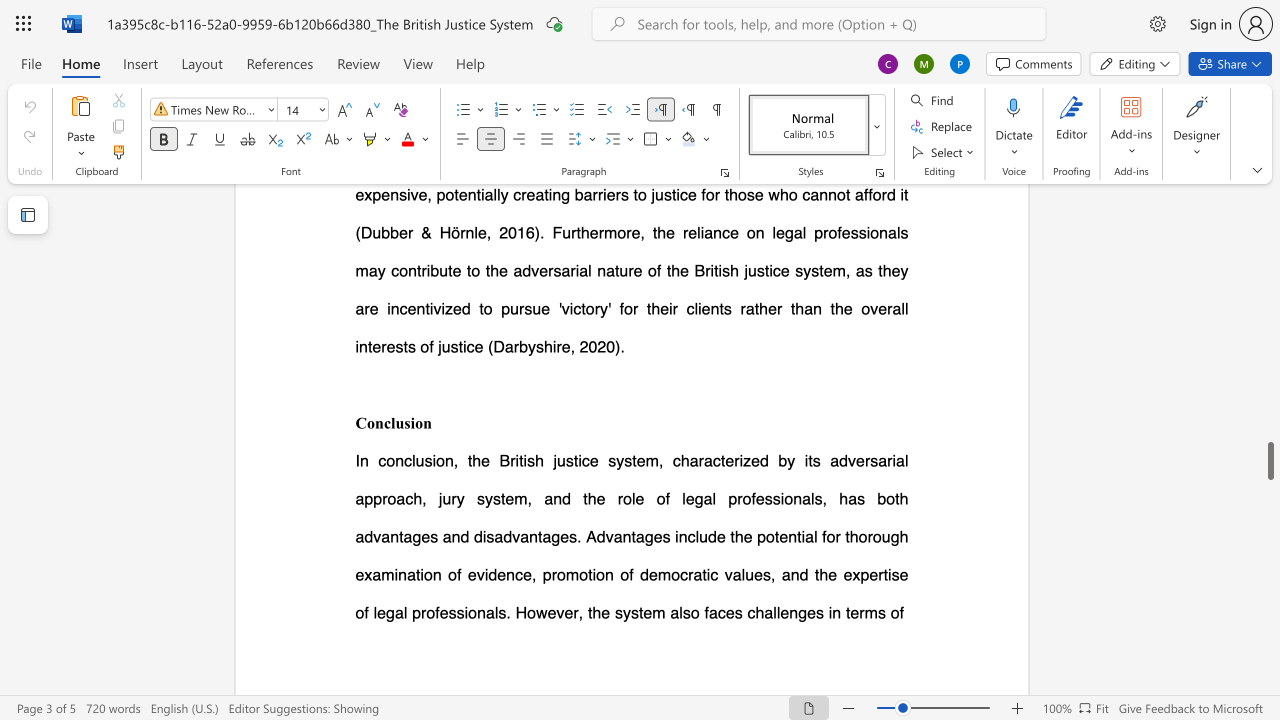 The height and width of the screenshot is (720, 1280). I want to click on the vertical scrollbar to raise the page content, so click(1269, 238).